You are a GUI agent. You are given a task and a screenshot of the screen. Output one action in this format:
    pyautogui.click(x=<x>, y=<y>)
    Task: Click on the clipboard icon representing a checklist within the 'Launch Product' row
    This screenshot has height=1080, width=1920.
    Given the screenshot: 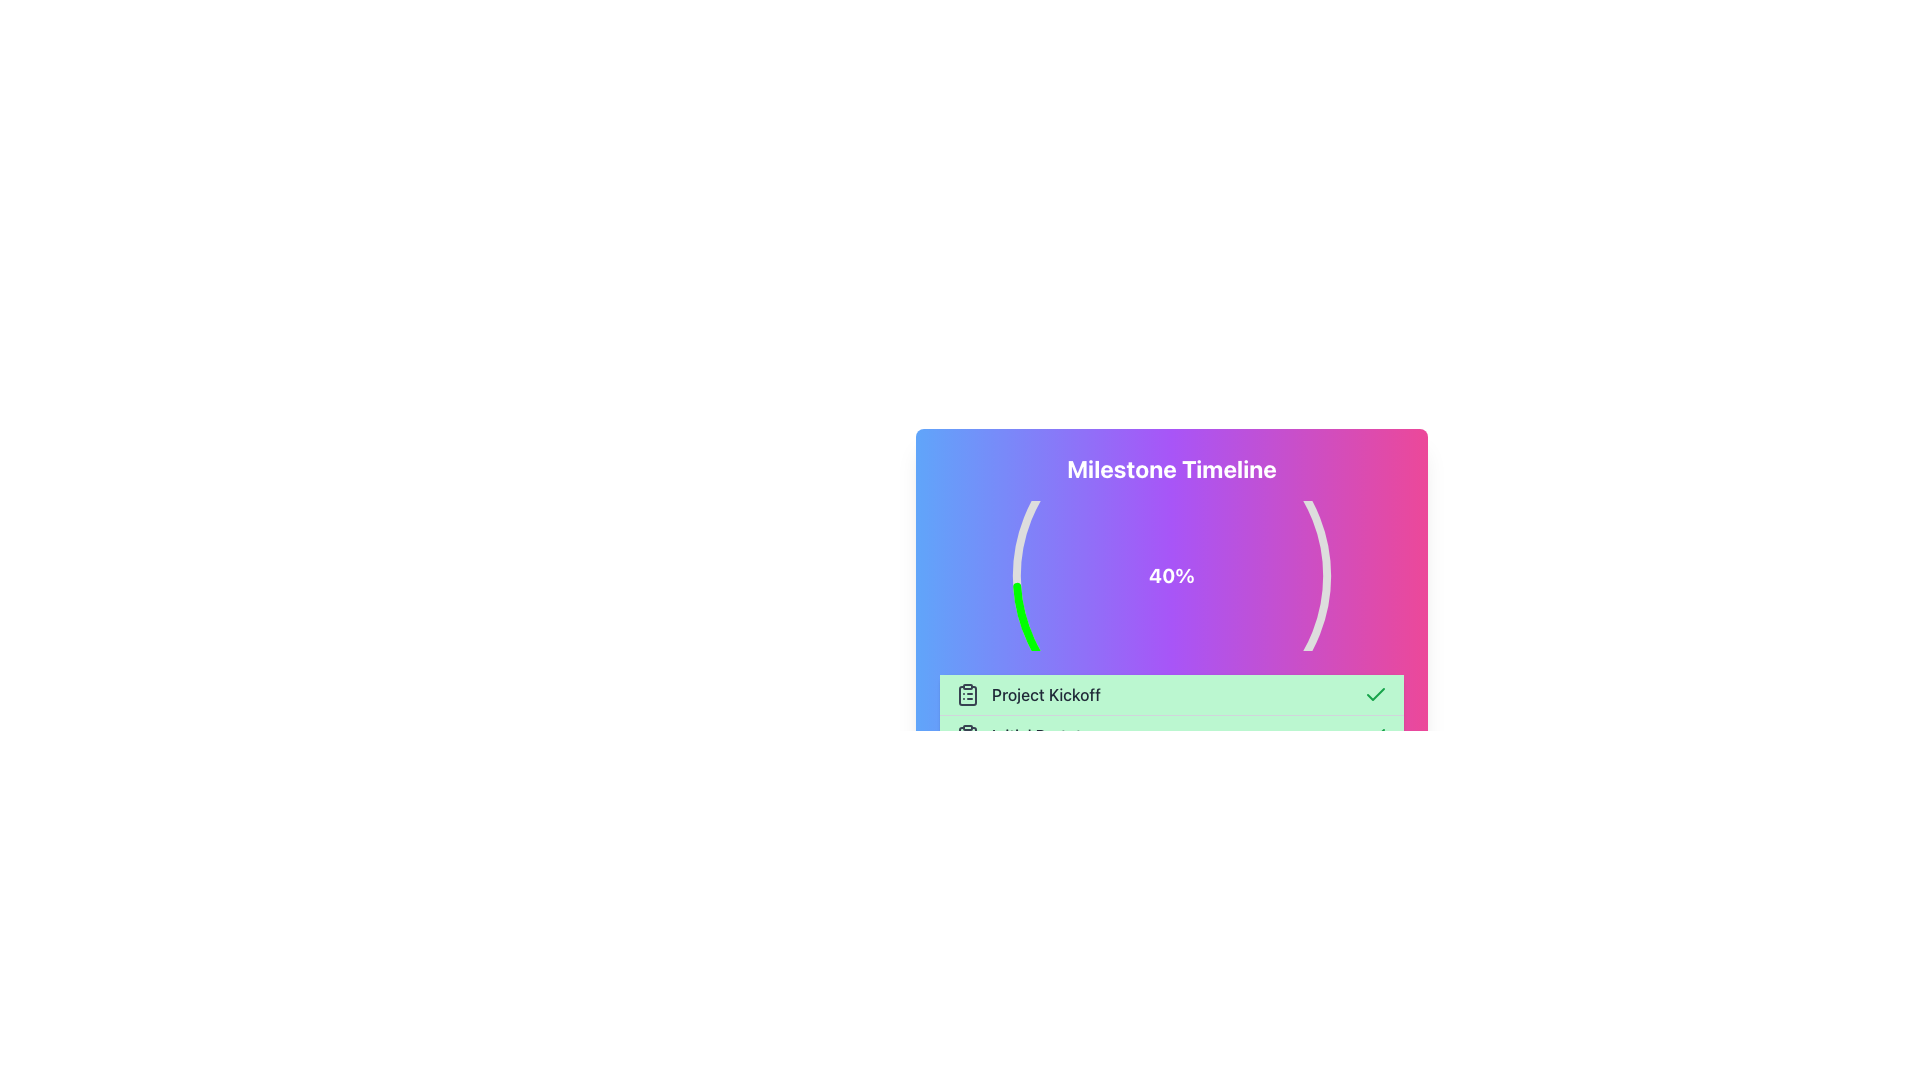 What is the action you would take?
    pyautogui.click(x=968, y=817)
    